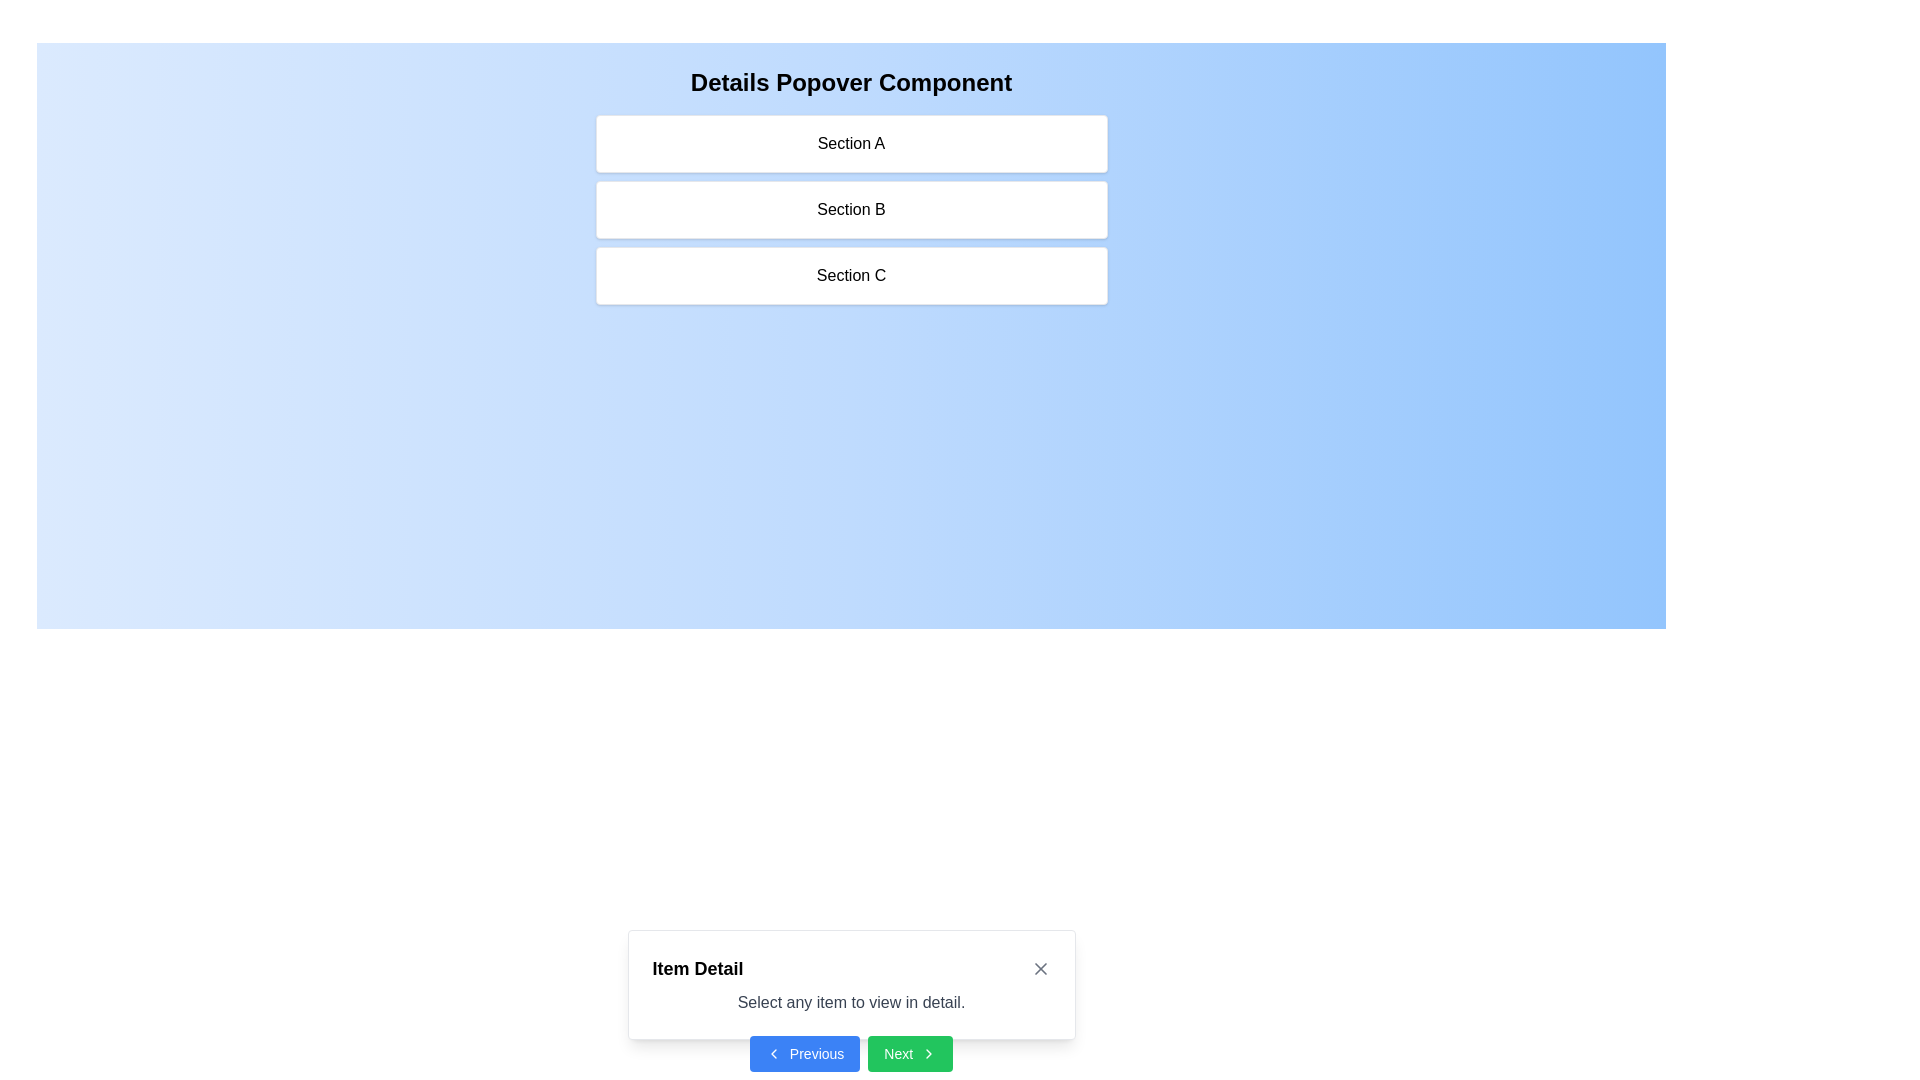  I want to click on the close button icon in the top-right corner of the 'Item Detail' panel to change its color, so click(1040, 967).